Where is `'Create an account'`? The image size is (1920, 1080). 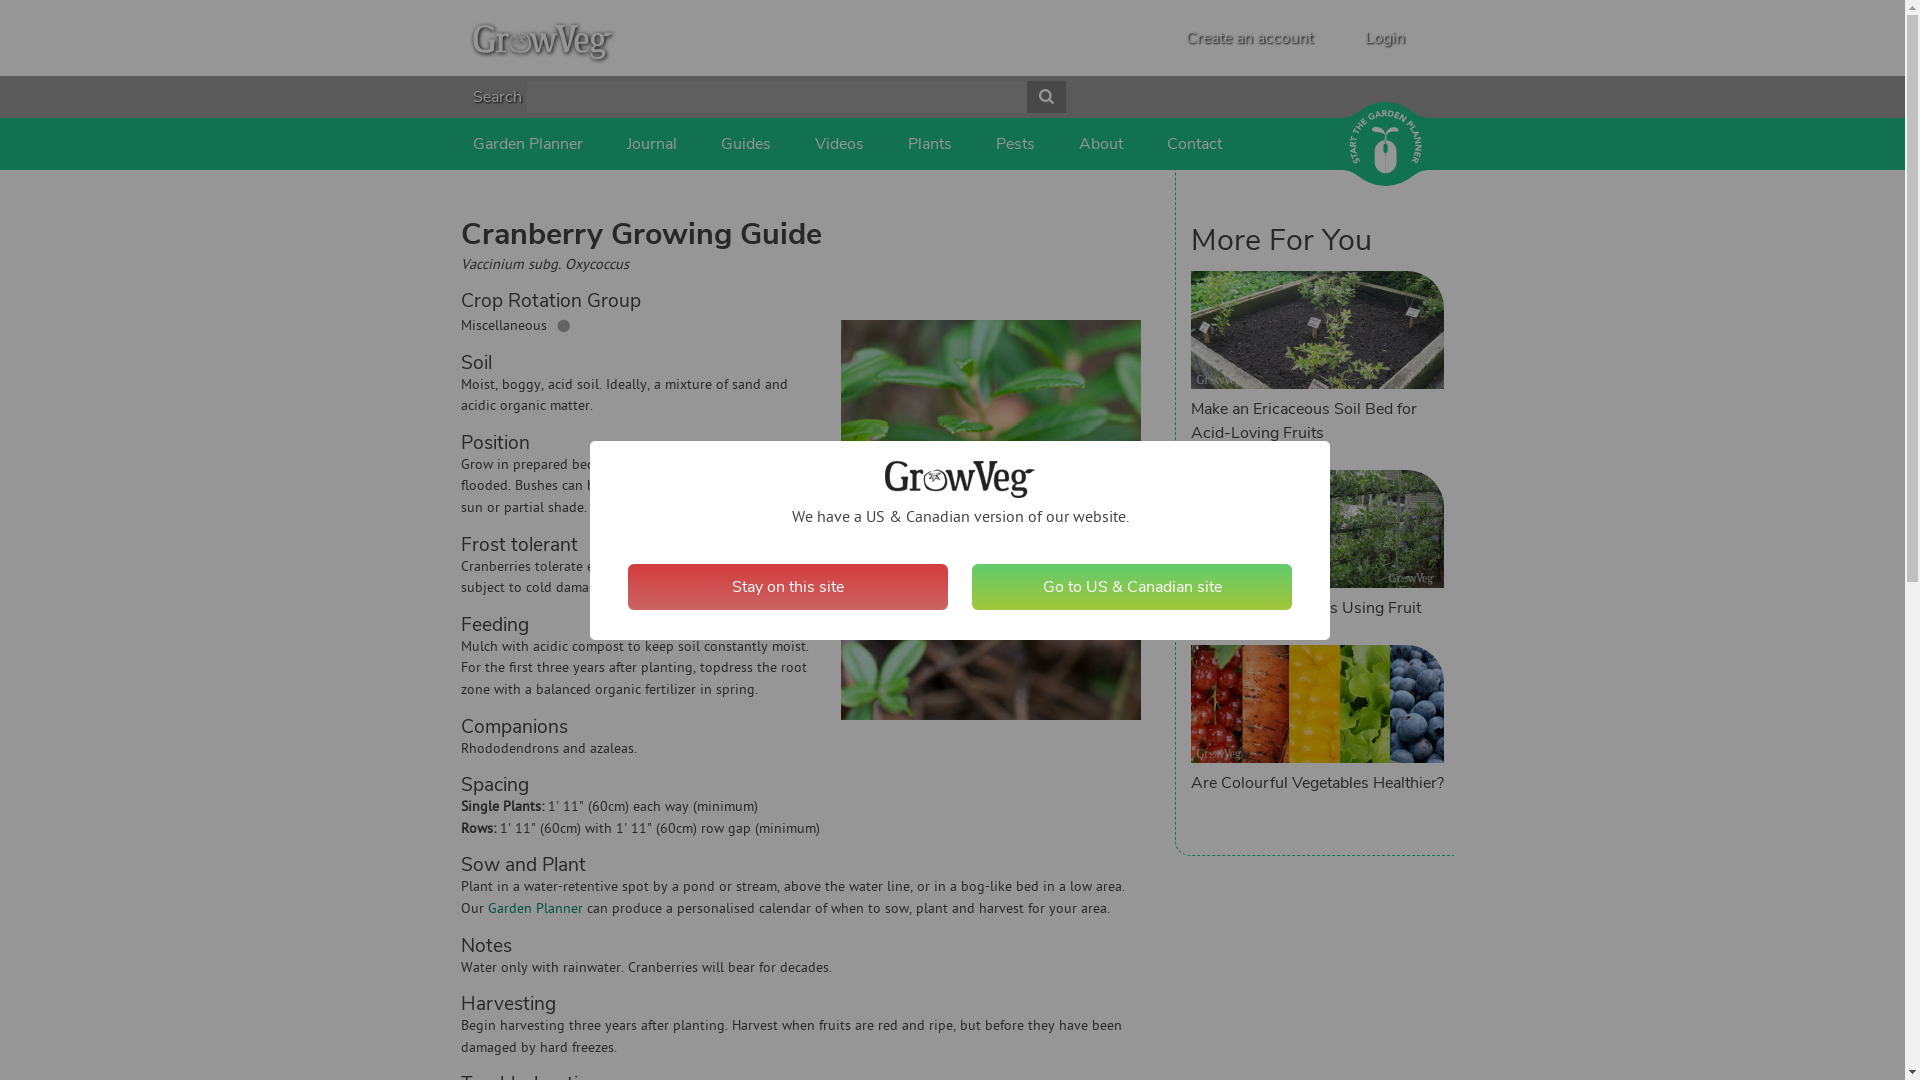
'Create an account' is located at coordinates (1248, 38).